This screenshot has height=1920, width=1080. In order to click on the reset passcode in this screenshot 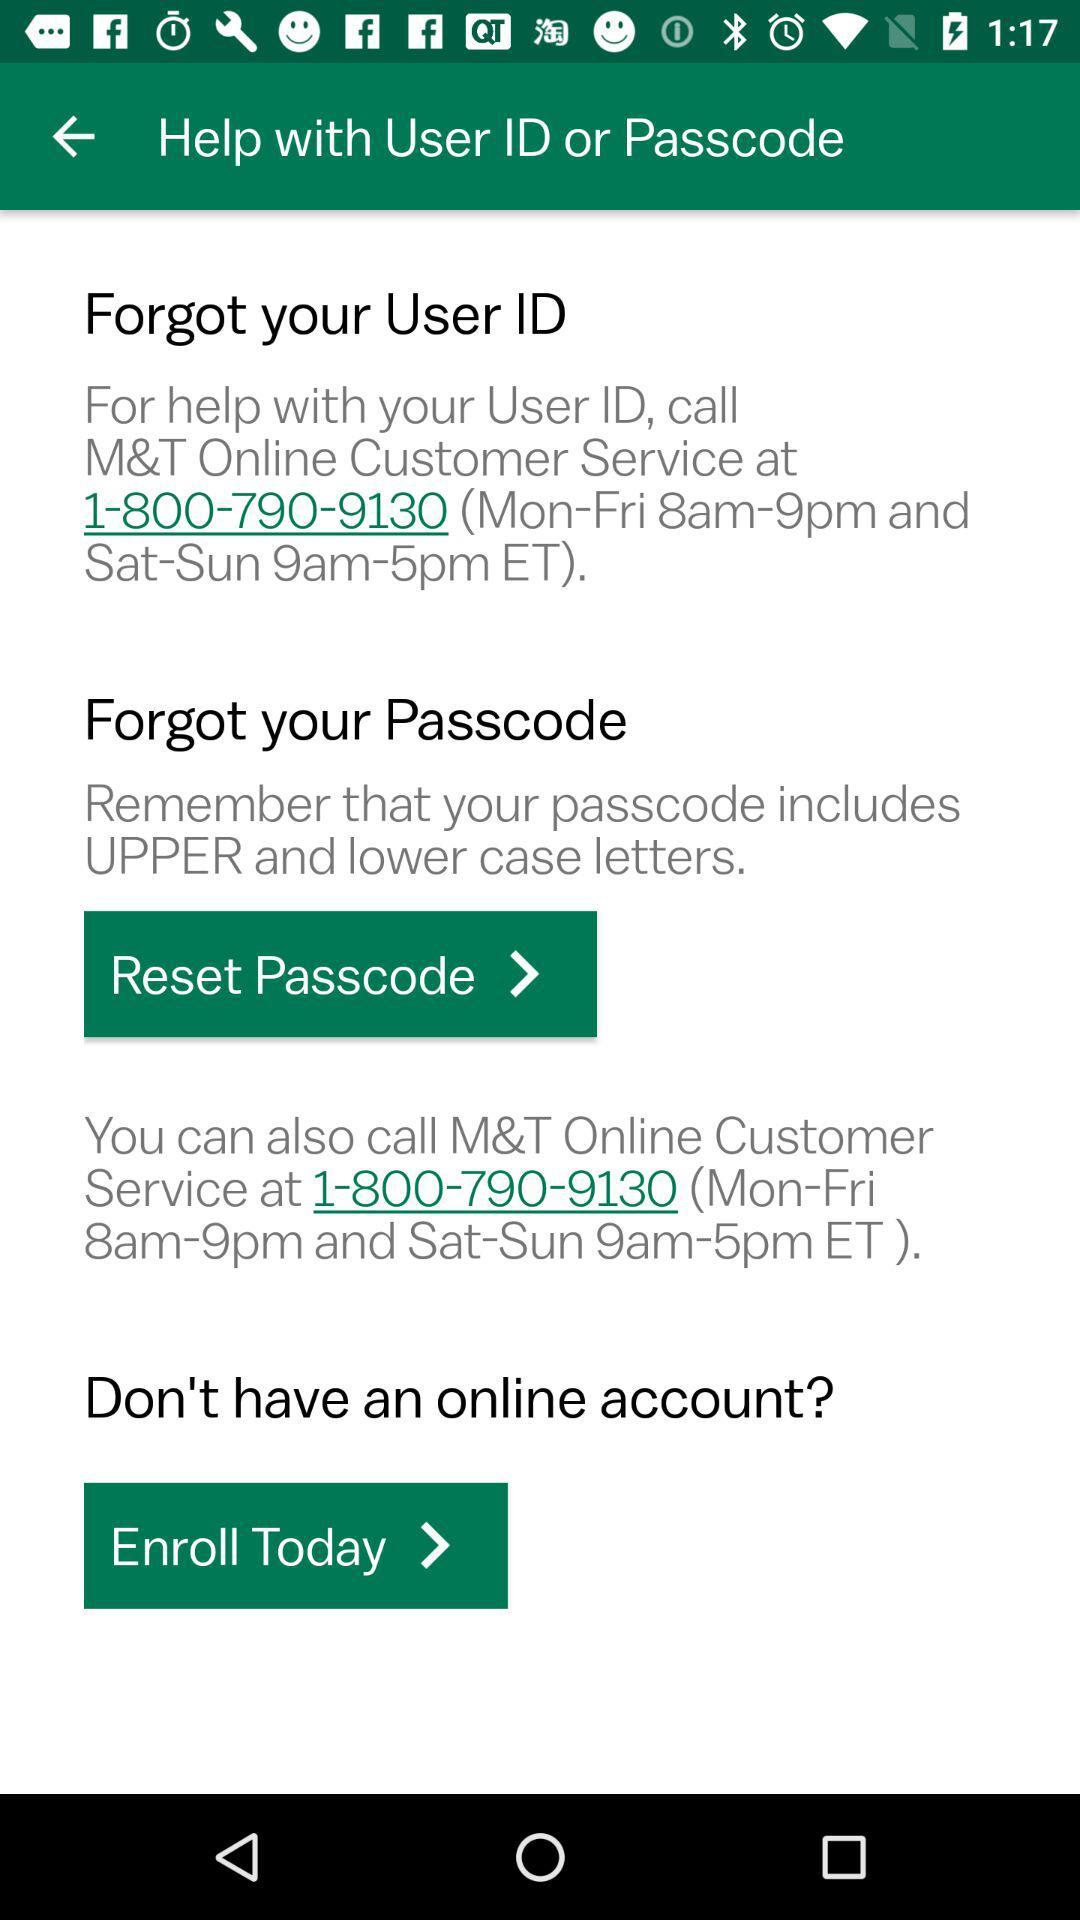, I will do `click(339, 974)`.